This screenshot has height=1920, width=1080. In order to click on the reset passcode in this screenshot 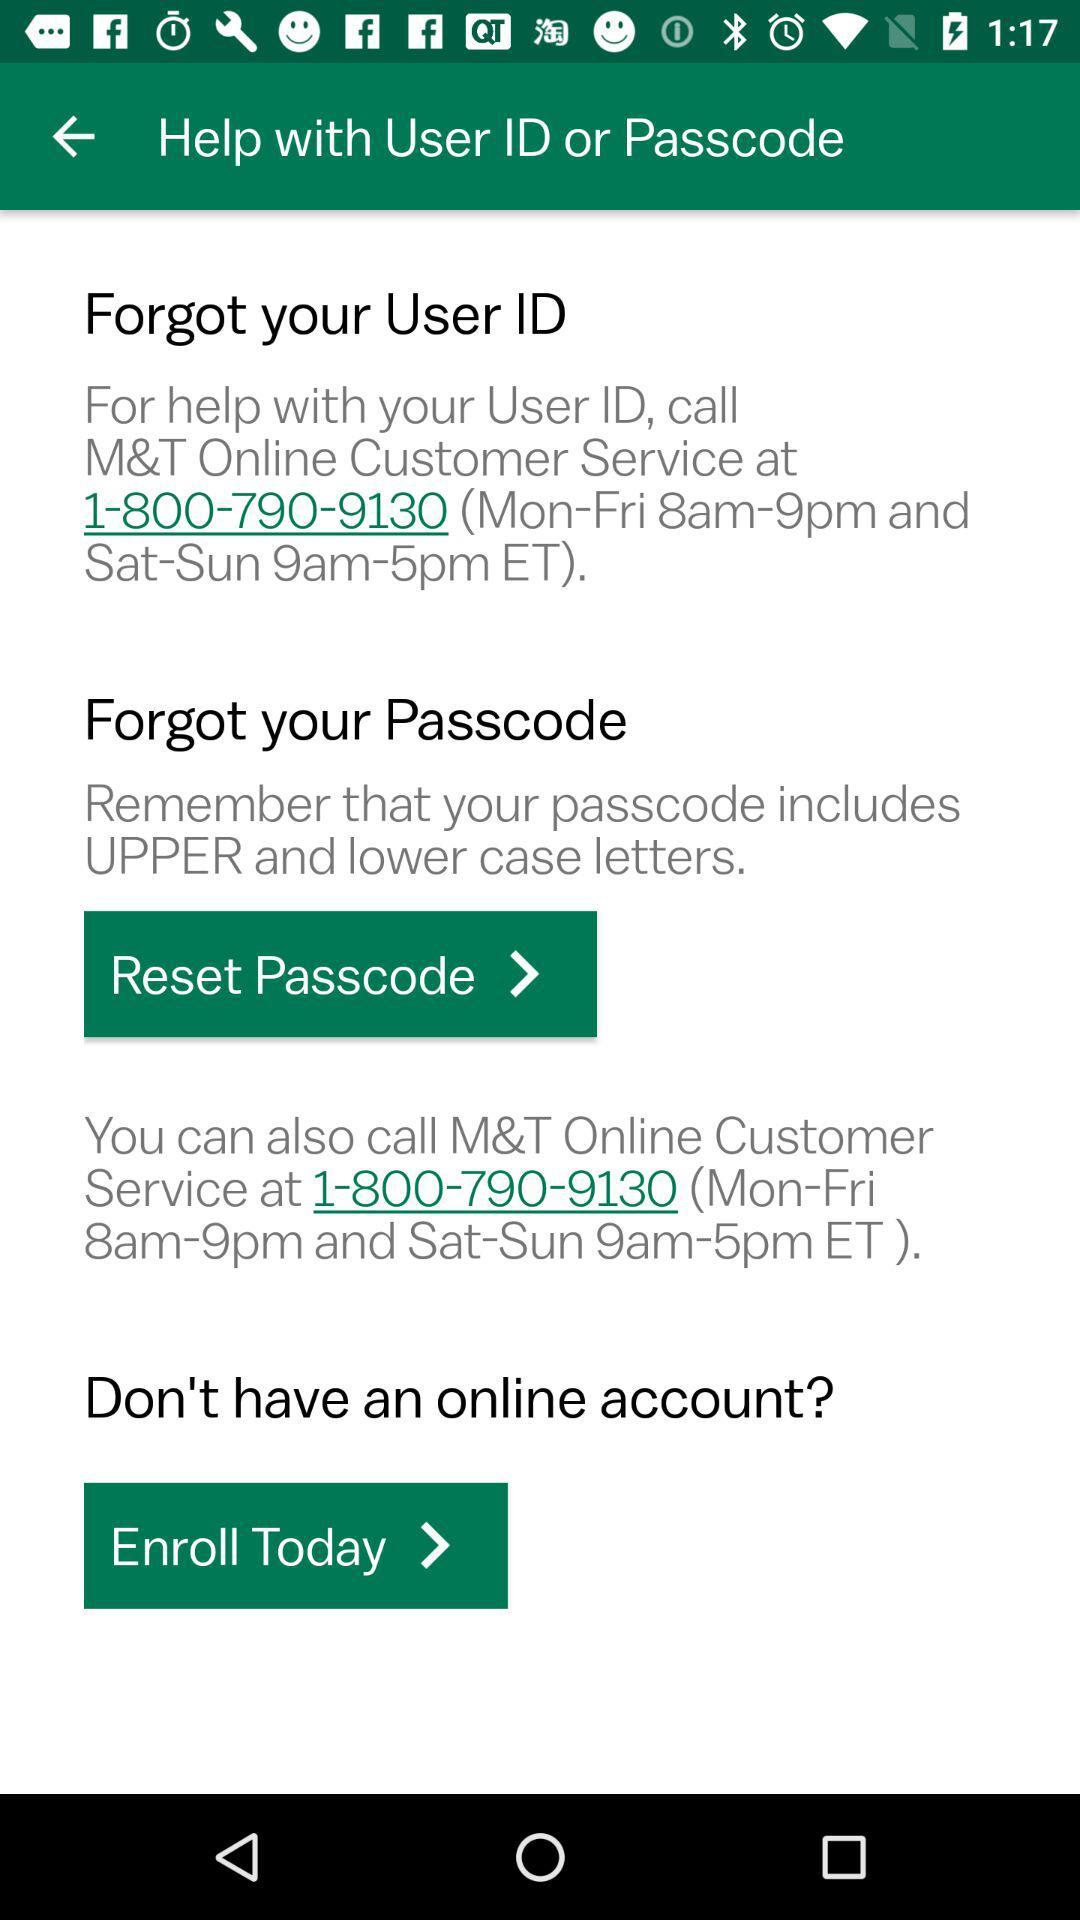, I will do `click(339, 974)`.